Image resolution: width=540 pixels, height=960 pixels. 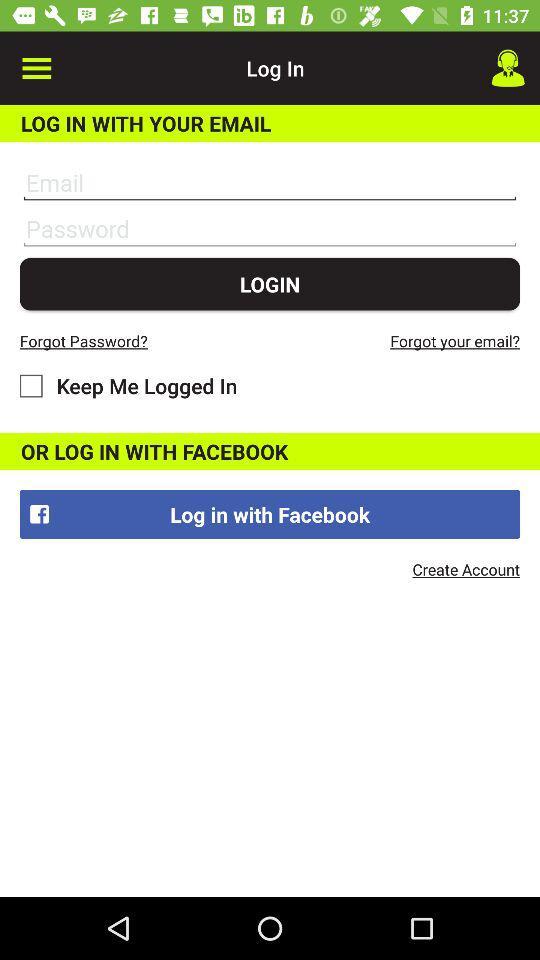 I want to click on the item to the right of the log in, so click(x=508, y=68).